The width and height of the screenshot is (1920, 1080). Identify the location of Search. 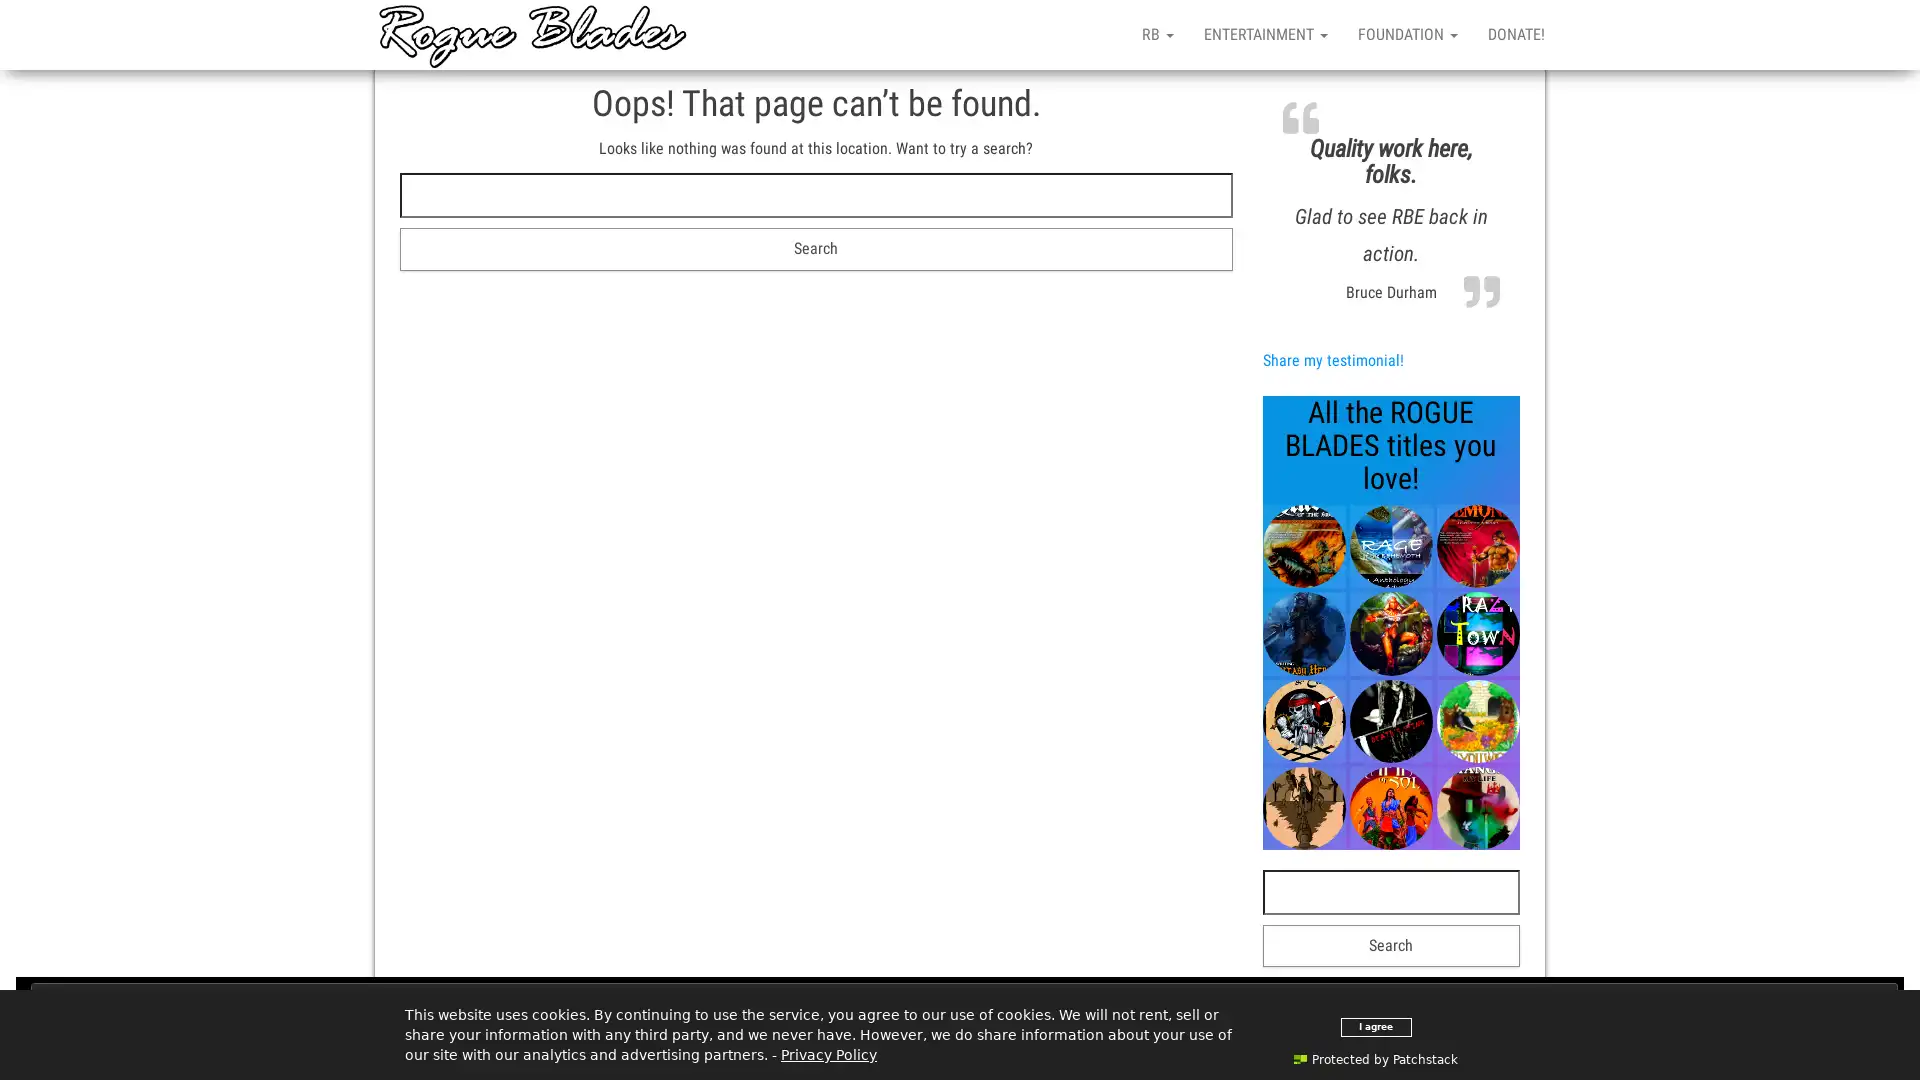
(816, 248).